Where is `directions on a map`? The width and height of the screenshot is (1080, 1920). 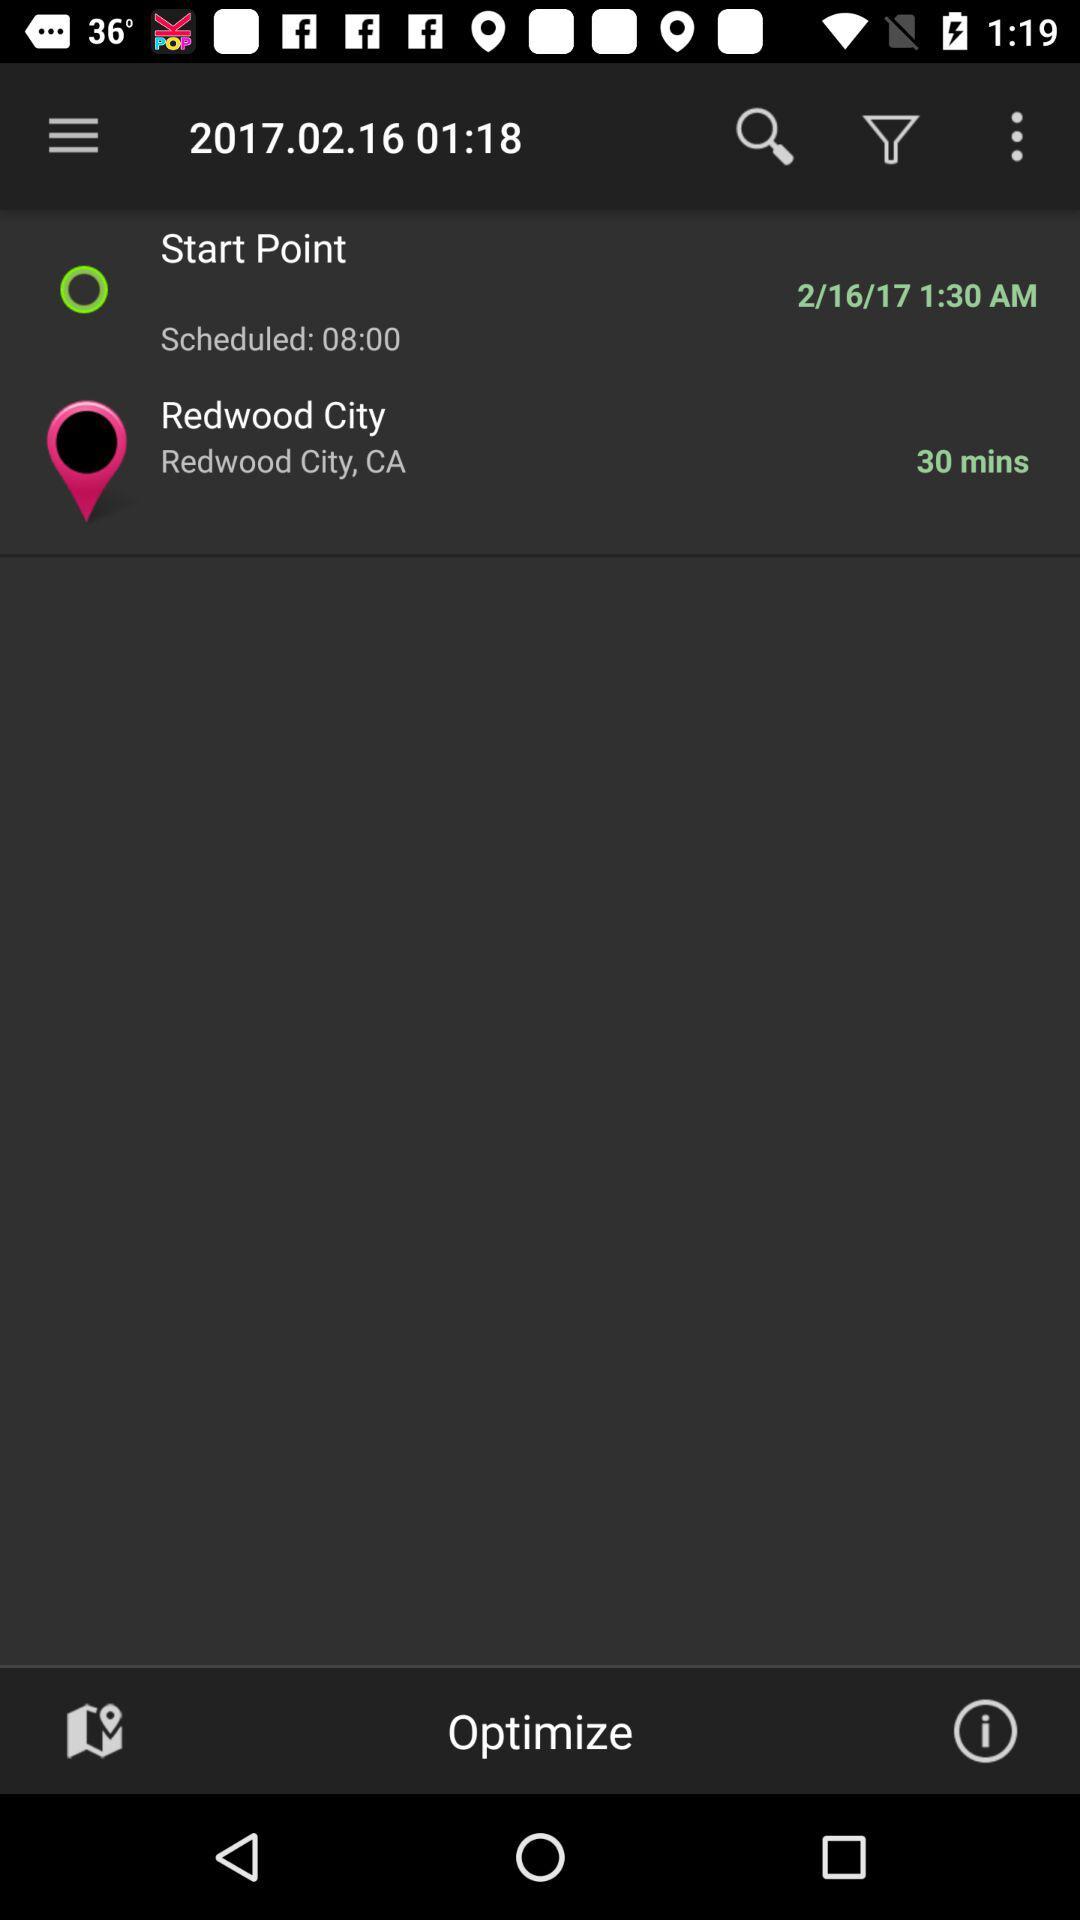 directions on a map is located at coordinates (94, 1730).